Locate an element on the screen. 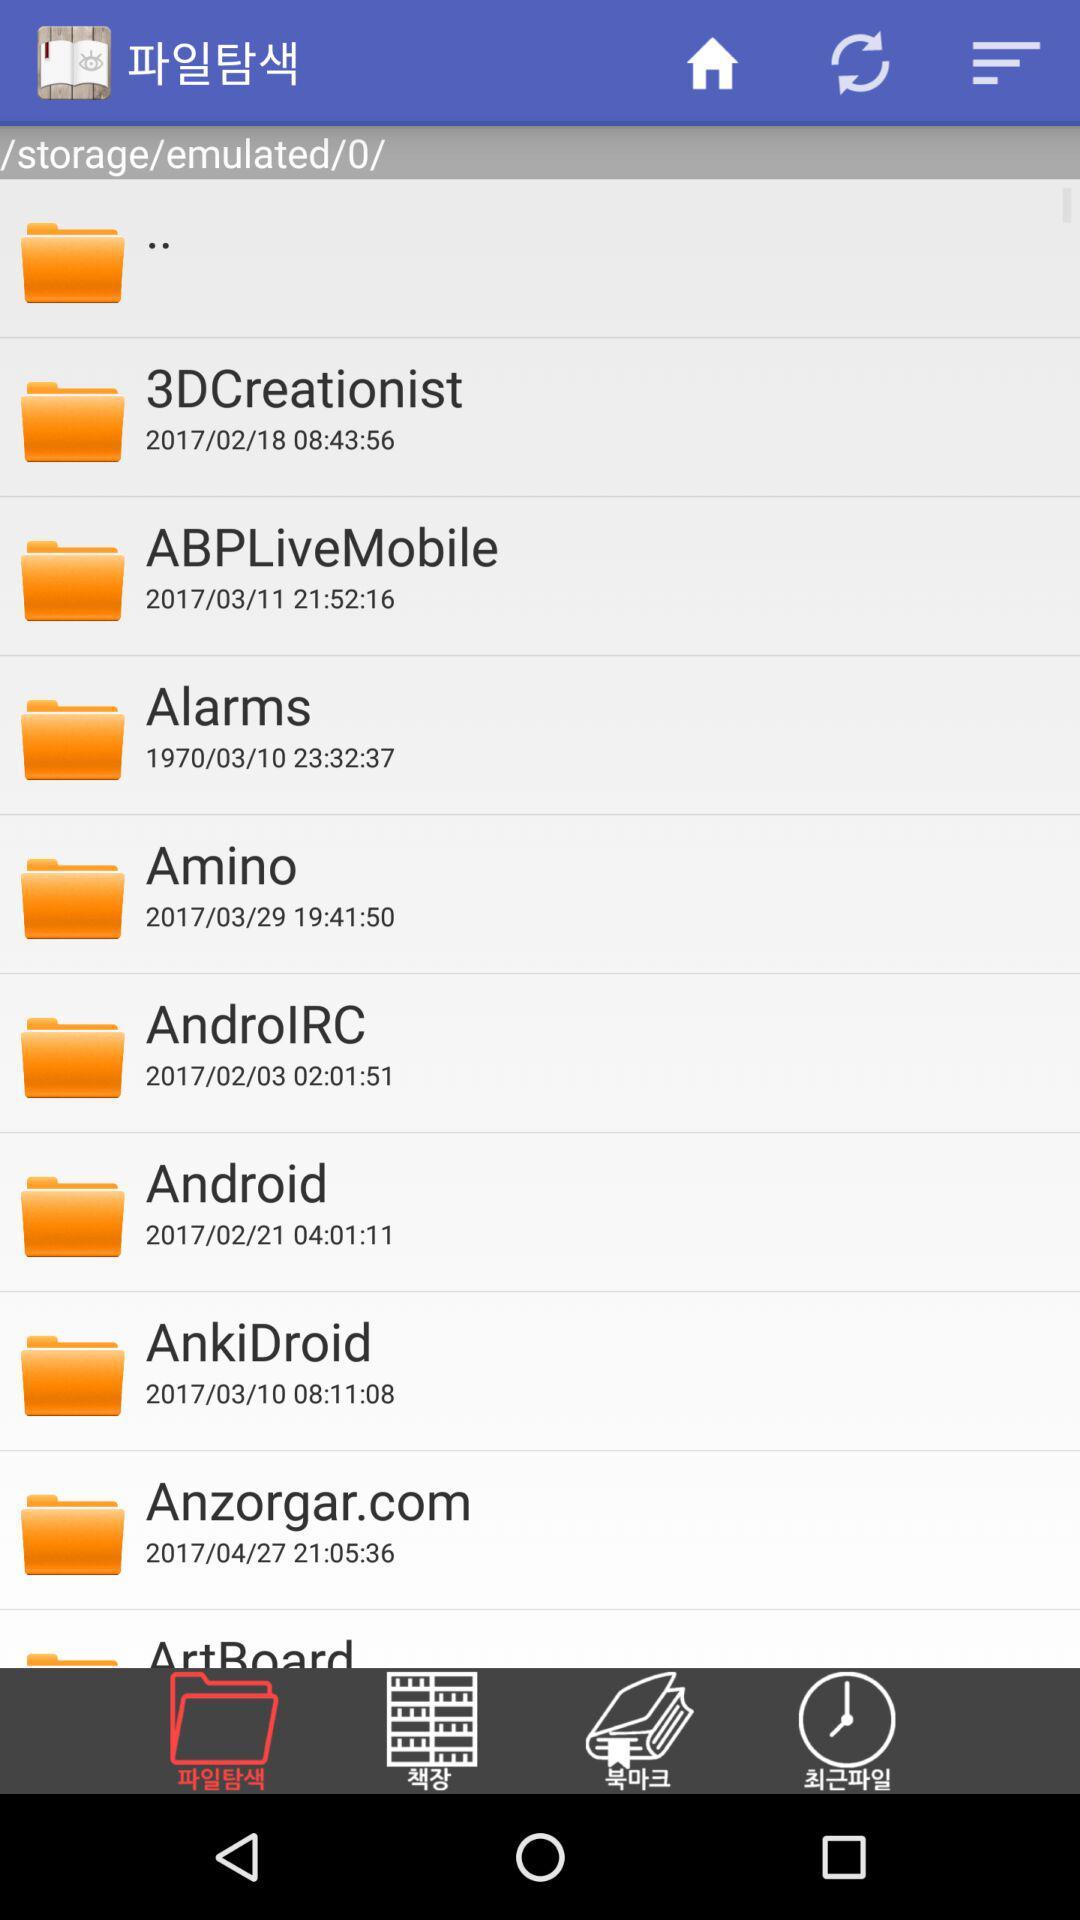 This screenshot has height=1920, width=1080. file directory is located at coordinates (246, 1730).